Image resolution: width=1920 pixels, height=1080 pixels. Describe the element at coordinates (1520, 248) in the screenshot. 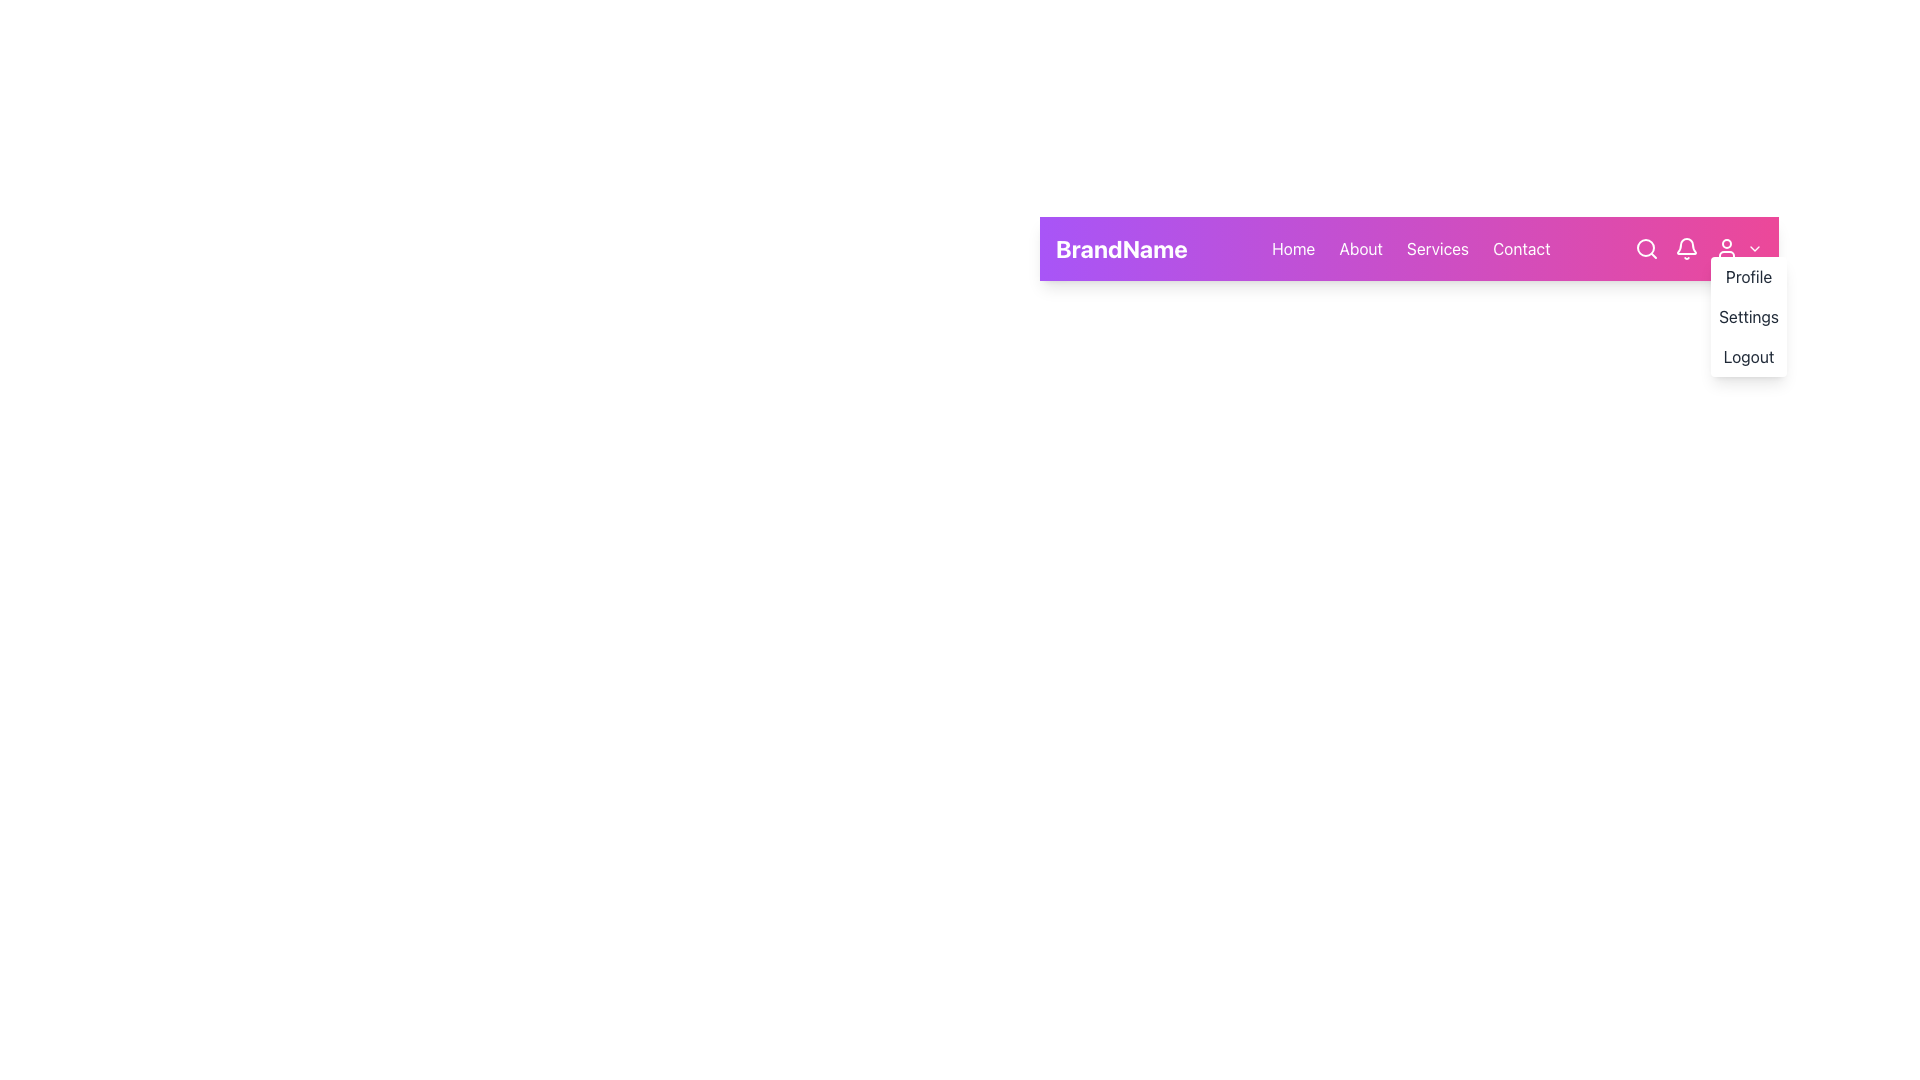

I see `the 'Contact' hyperlink in the navigation bar` at that location.